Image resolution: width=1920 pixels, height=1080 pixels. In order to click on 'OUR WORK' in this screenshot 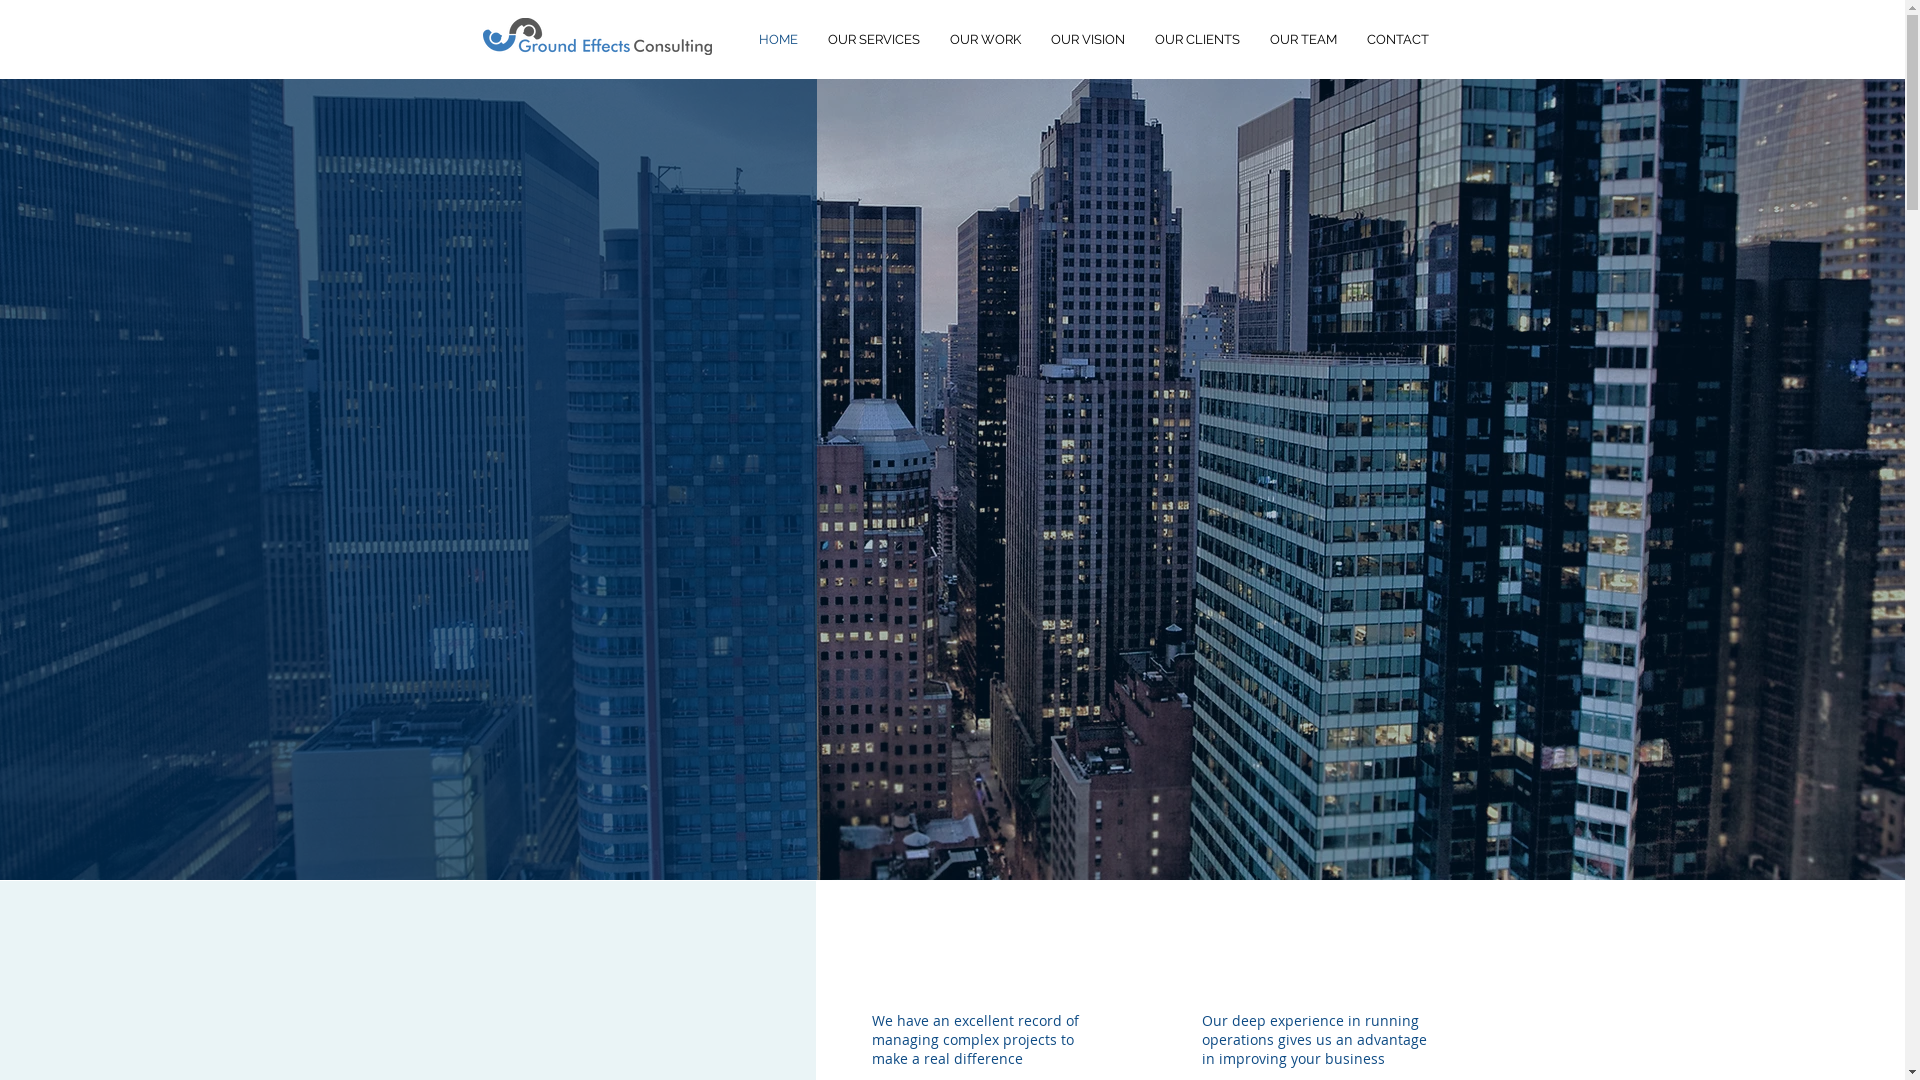, I will do `click(933, 39)`.